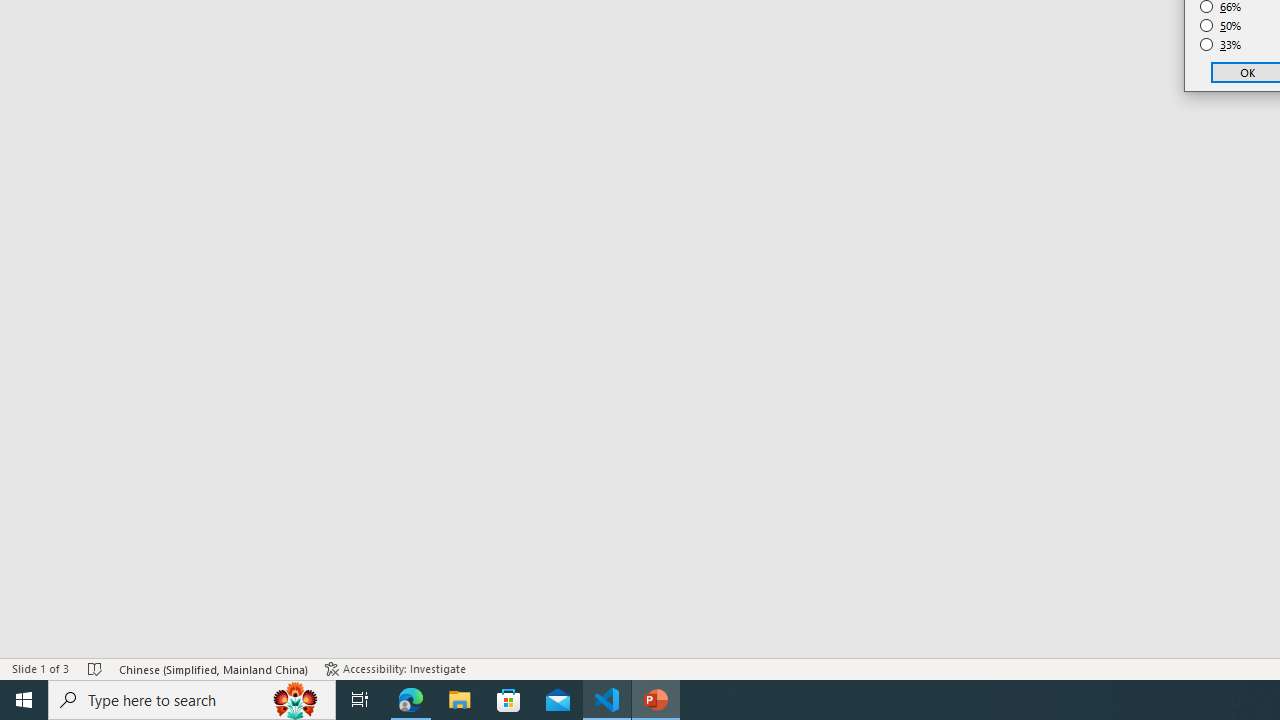 This screenshot has height=720, width=1280. What do you see at coordinates (410, 698) in the screenshot?
I see `'Microsoft Edge - 1 running window'` at bounding box center [410, 698].